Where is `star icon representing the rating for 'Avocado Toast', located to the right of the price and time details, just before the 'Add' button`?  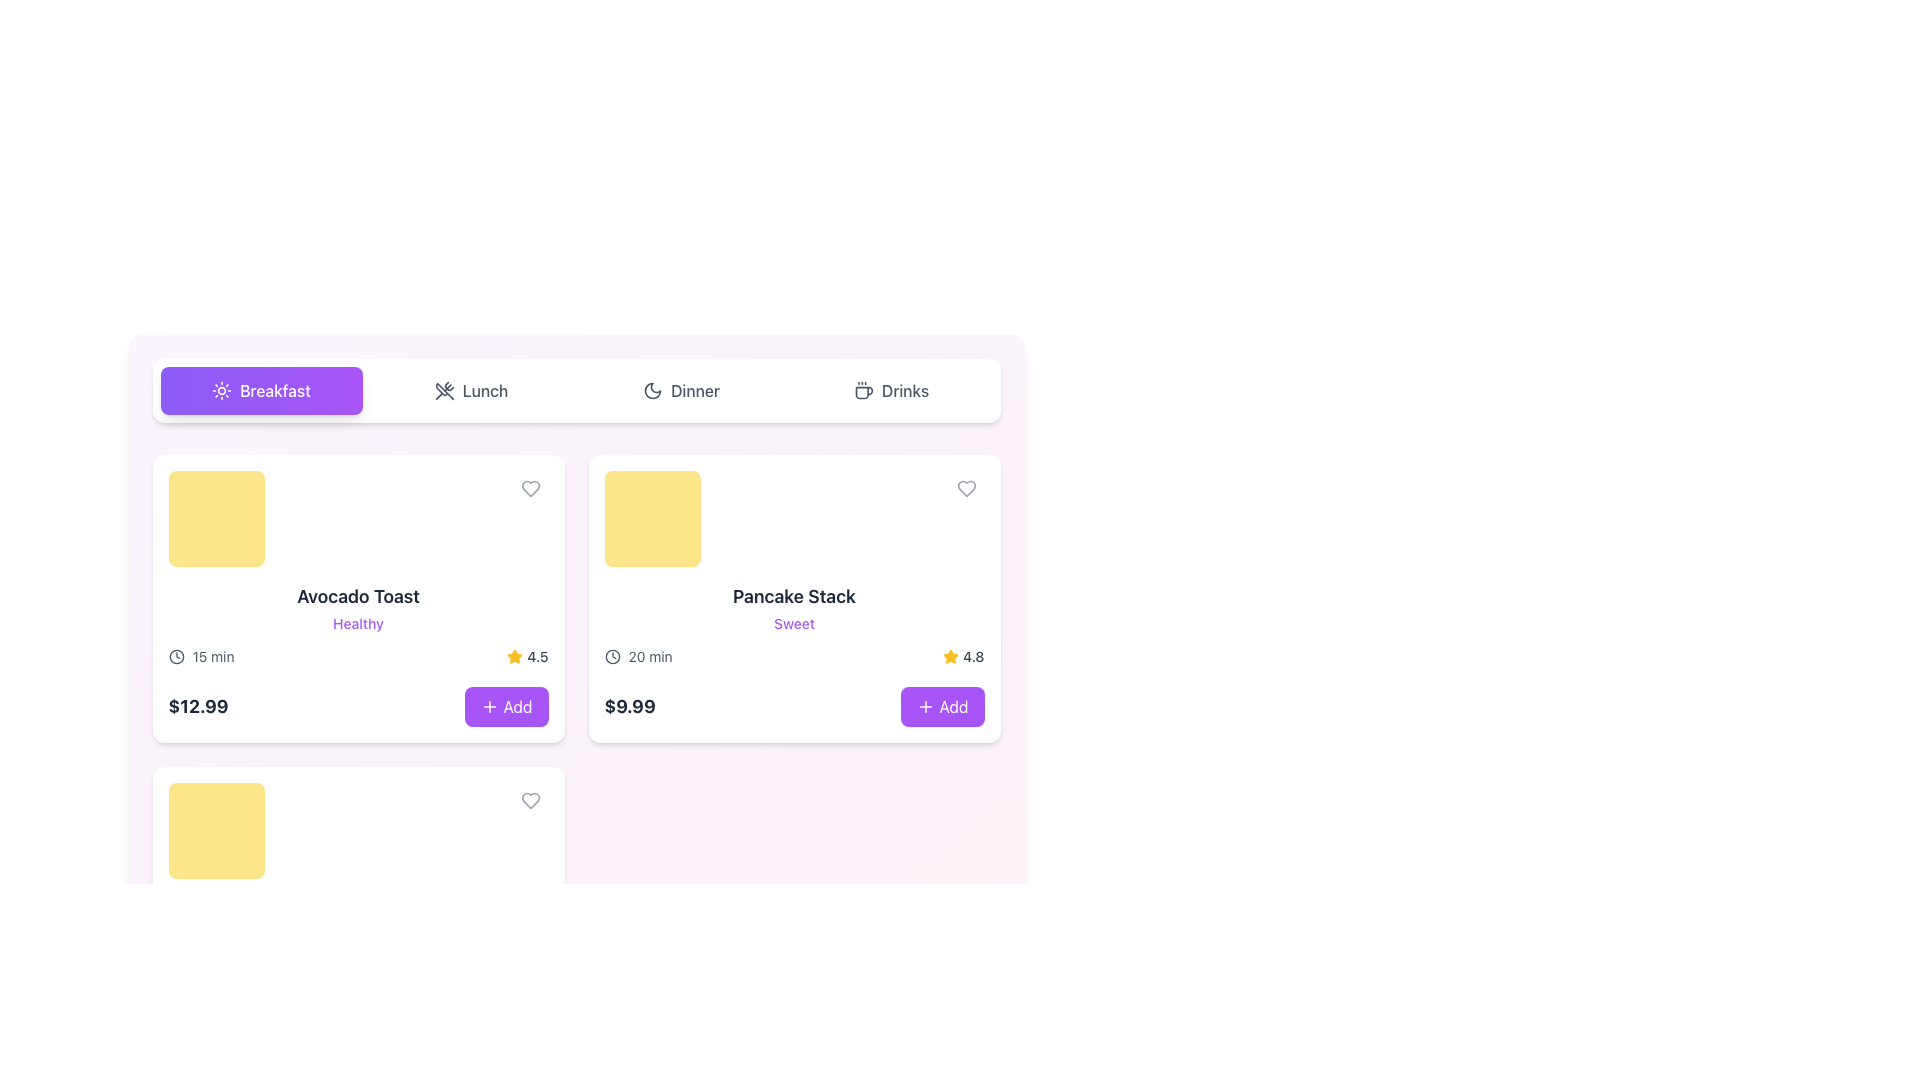 star icon representing the rating for 'Avocado Toast', located to the right of the price and time details, just before the 'Add' button is located at coordinates (515, 656).